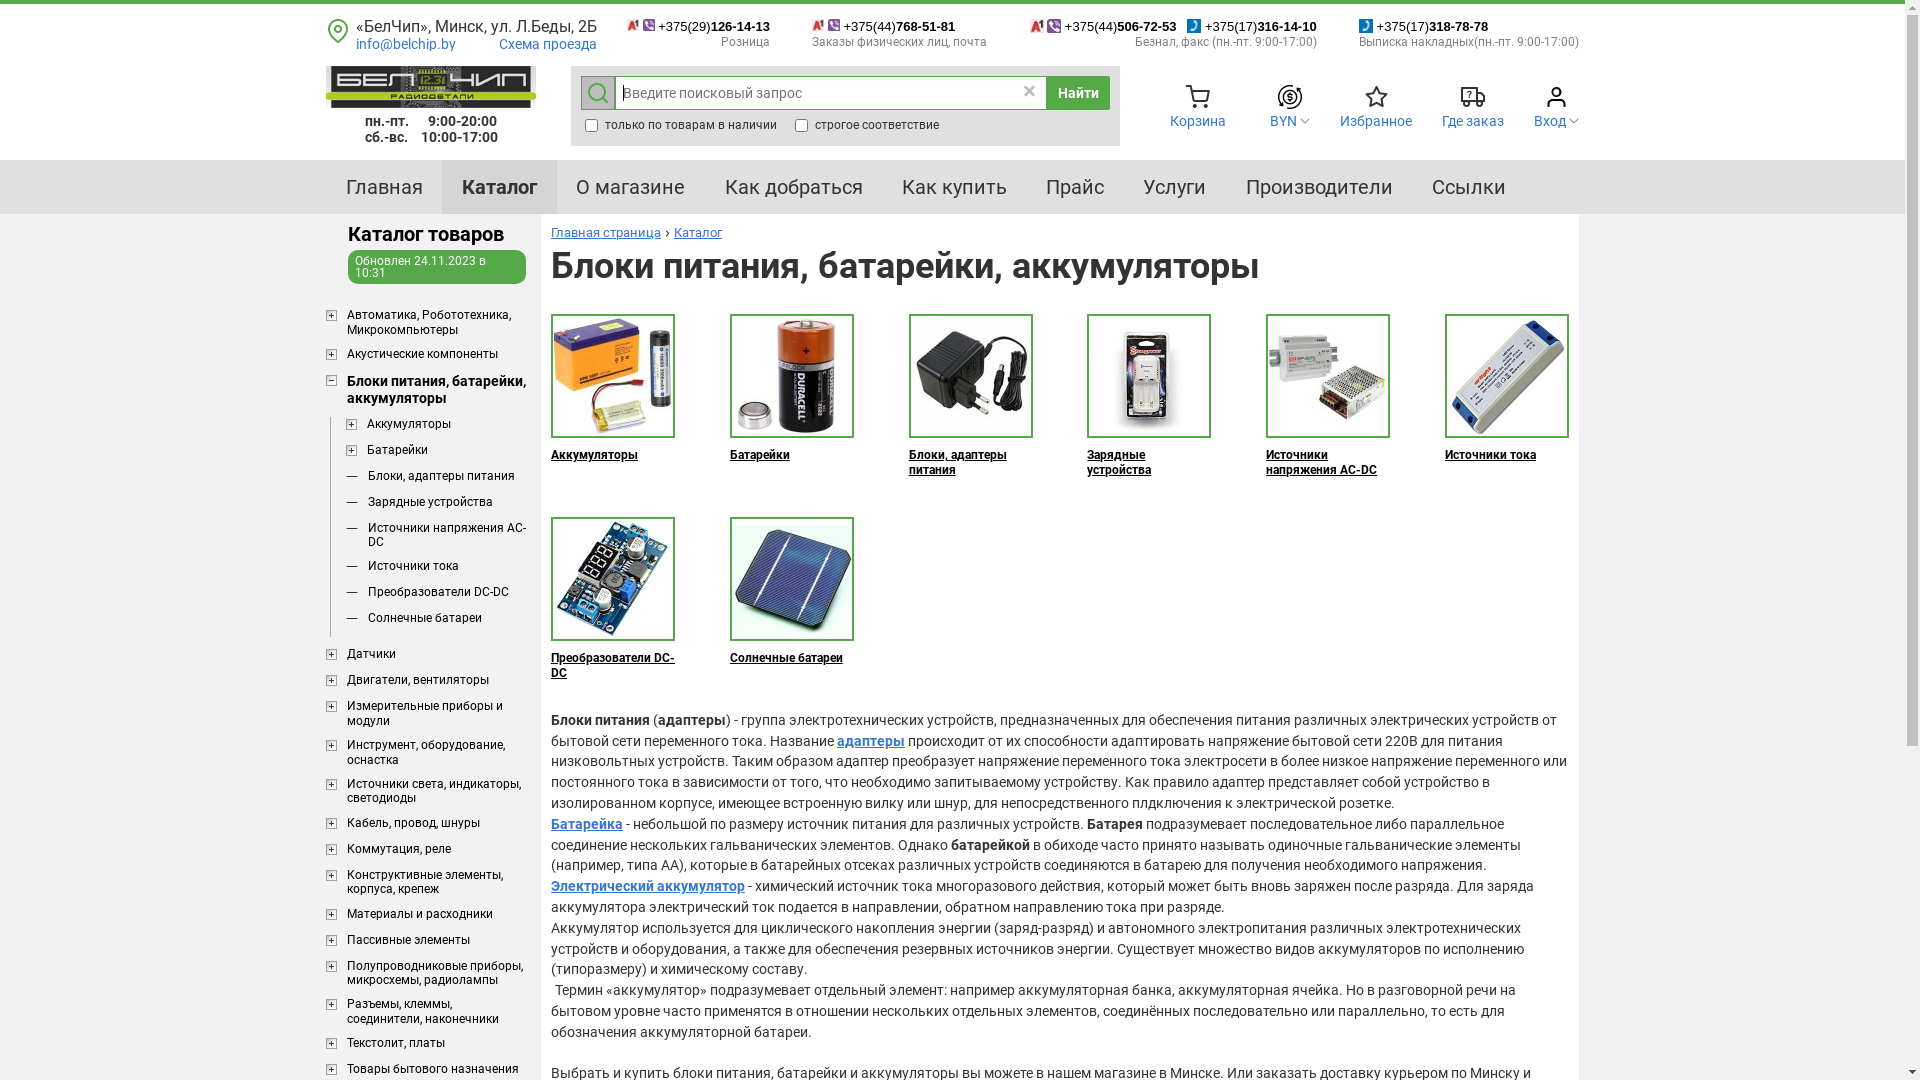 The width and height of the screenshot is (1920, 1080). Describe the element at coordinates (801, 125) in the screenshot. I see `'on'` at that location.